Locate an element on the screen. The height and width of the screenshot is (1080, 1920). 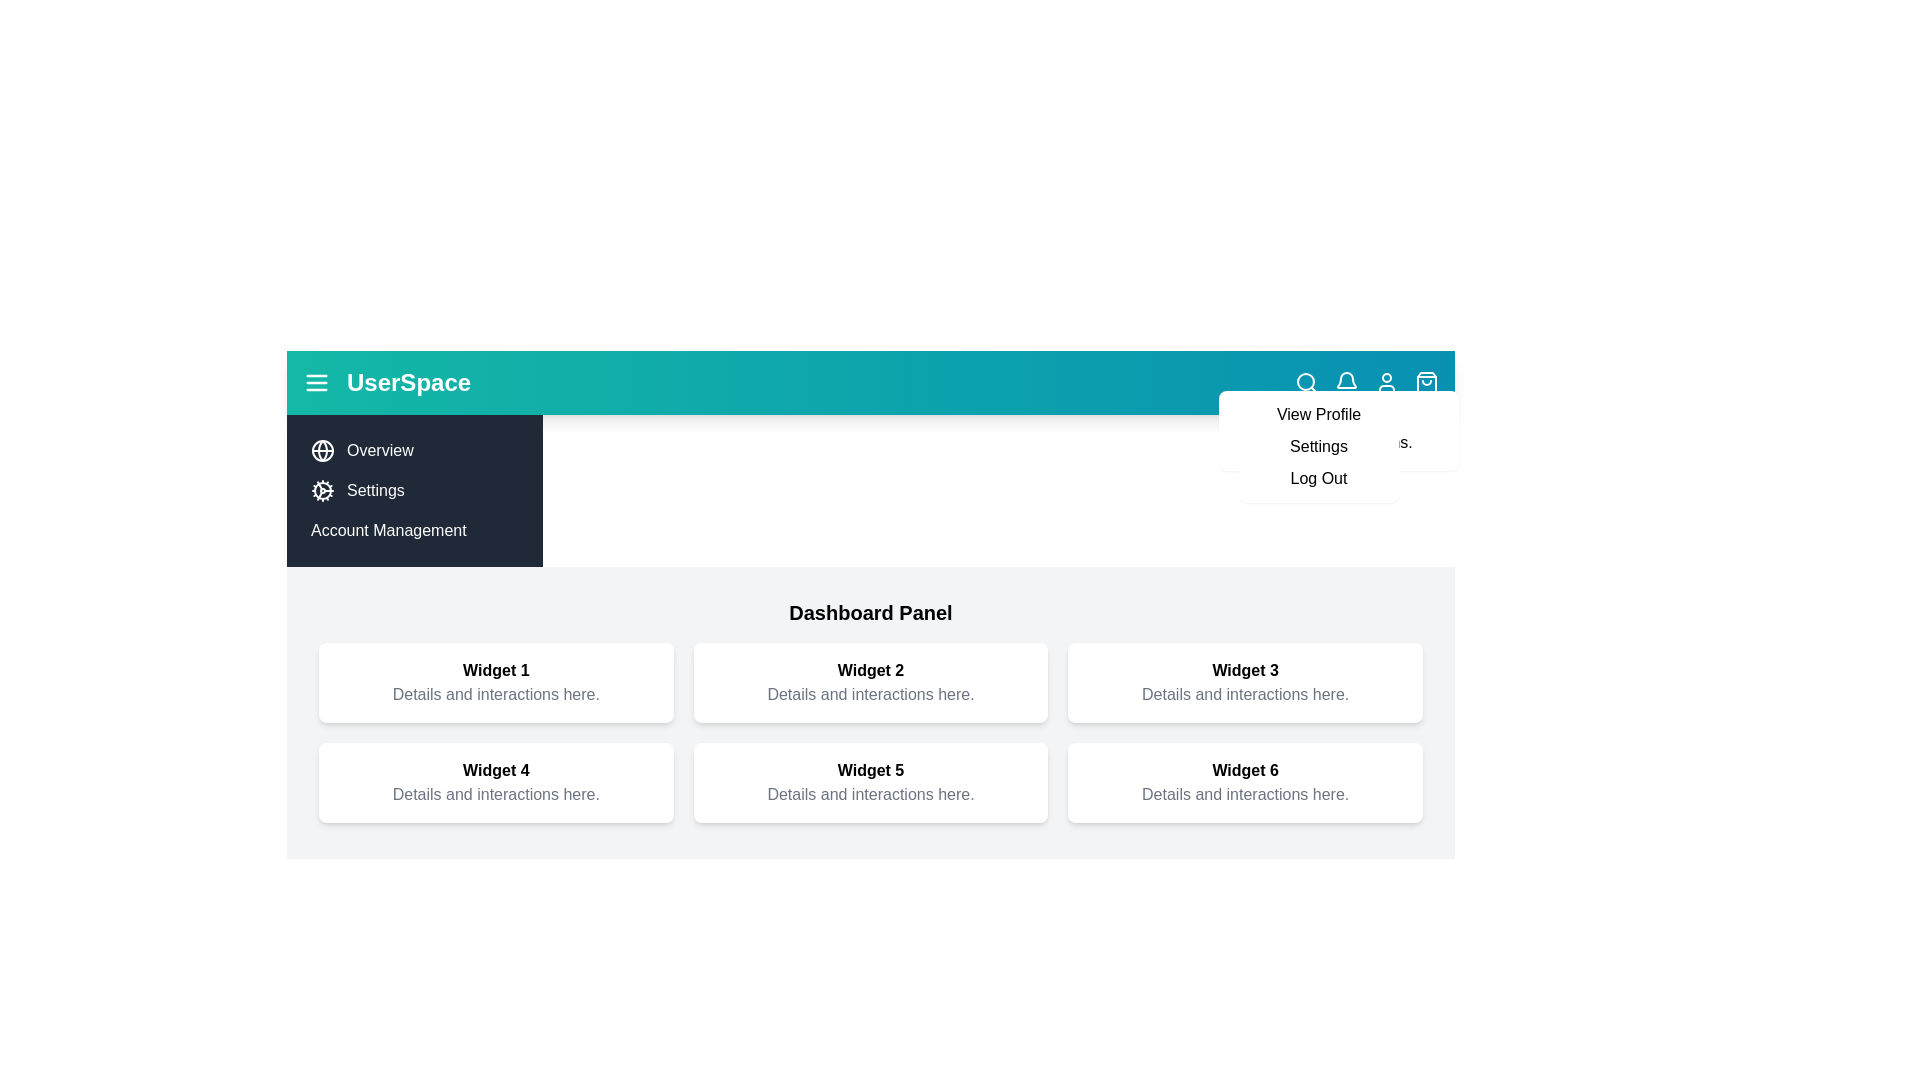
the bell-shaped notification icon located in the top-right navigation bar is located at coordinates (1347, 382).